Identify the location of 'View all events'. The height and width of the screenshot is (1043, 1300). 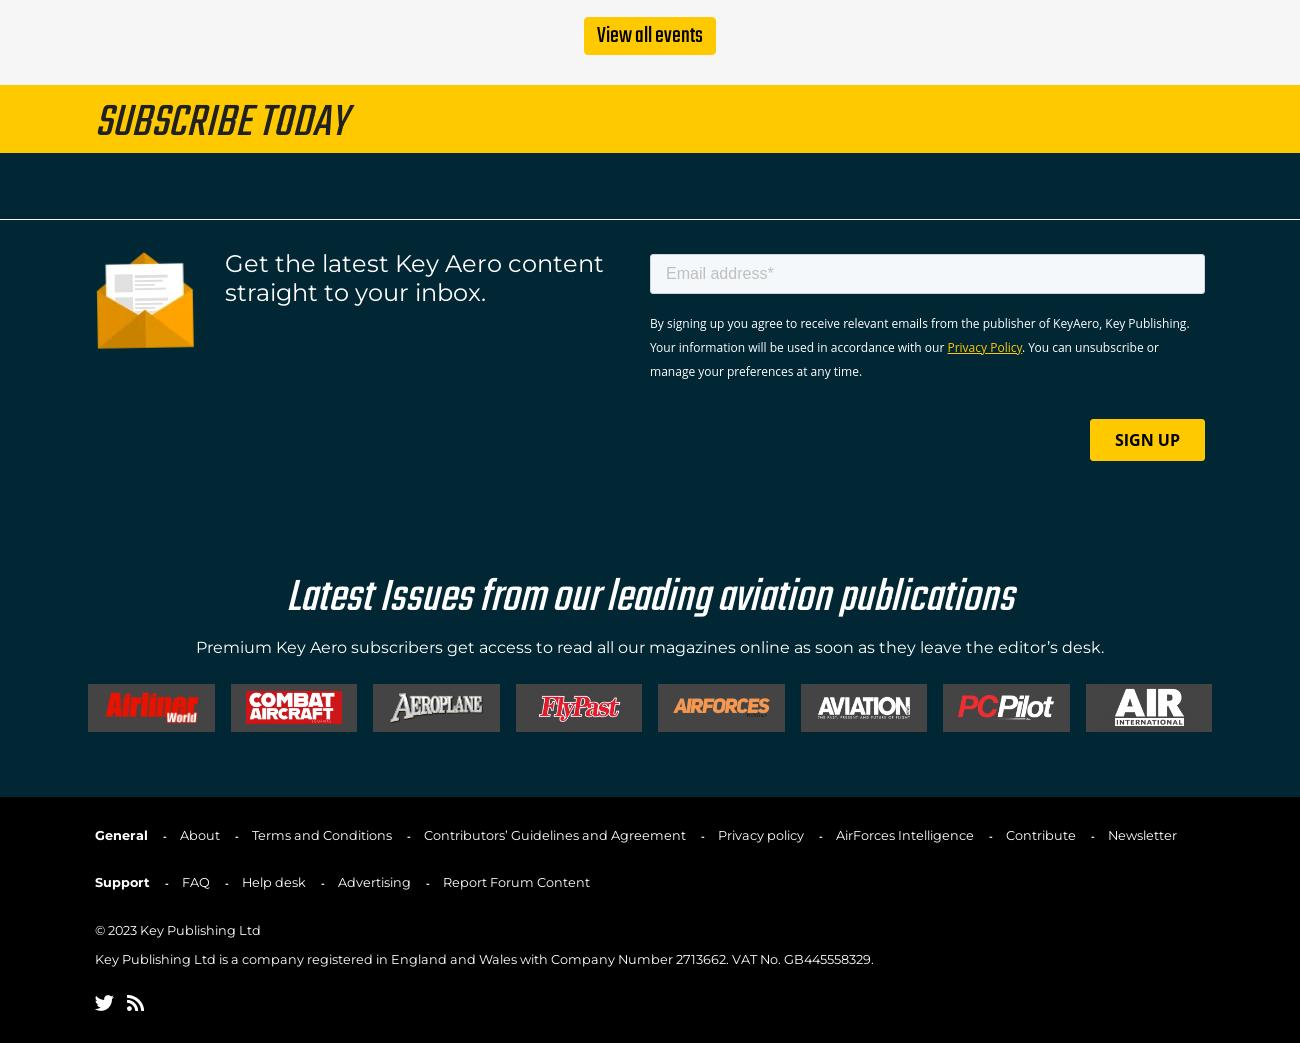
(650, 34).